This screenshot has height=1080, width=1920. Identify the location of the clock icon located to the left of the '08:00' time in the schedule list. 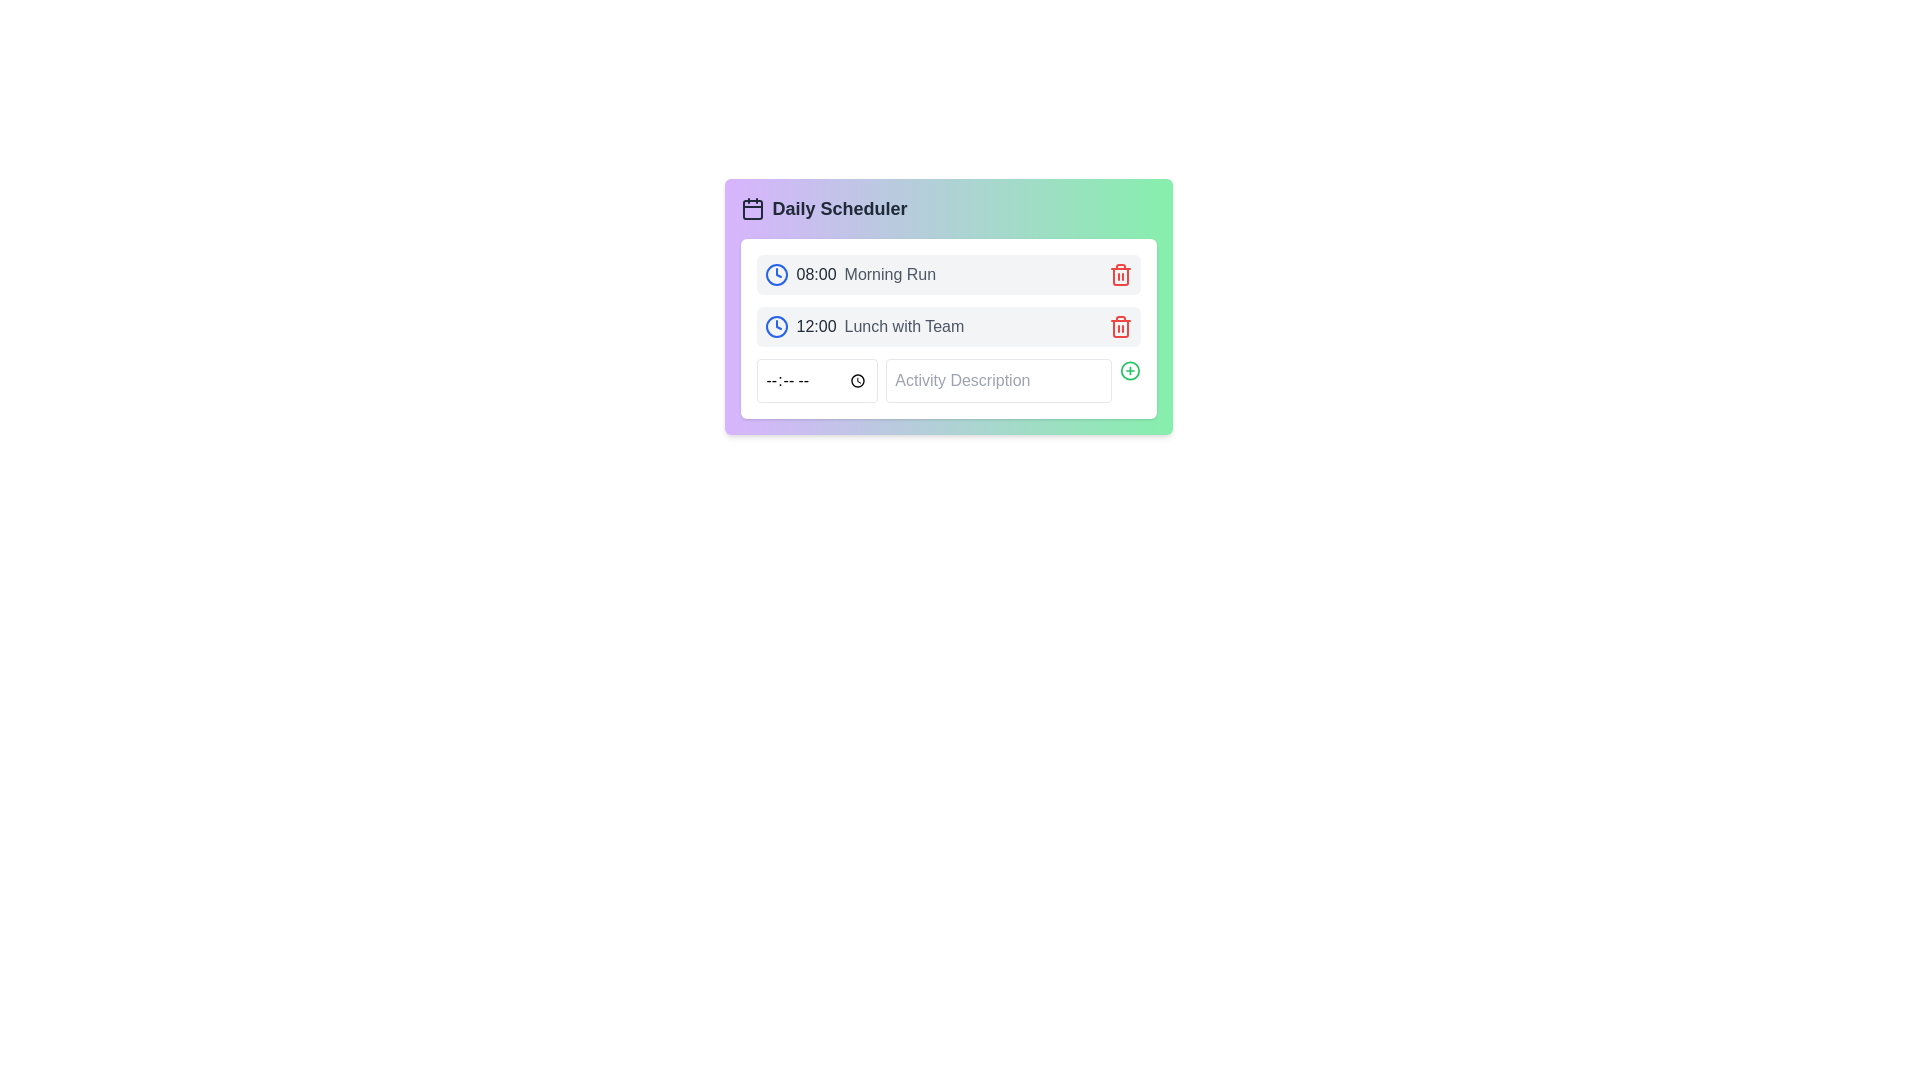
(775, 274).